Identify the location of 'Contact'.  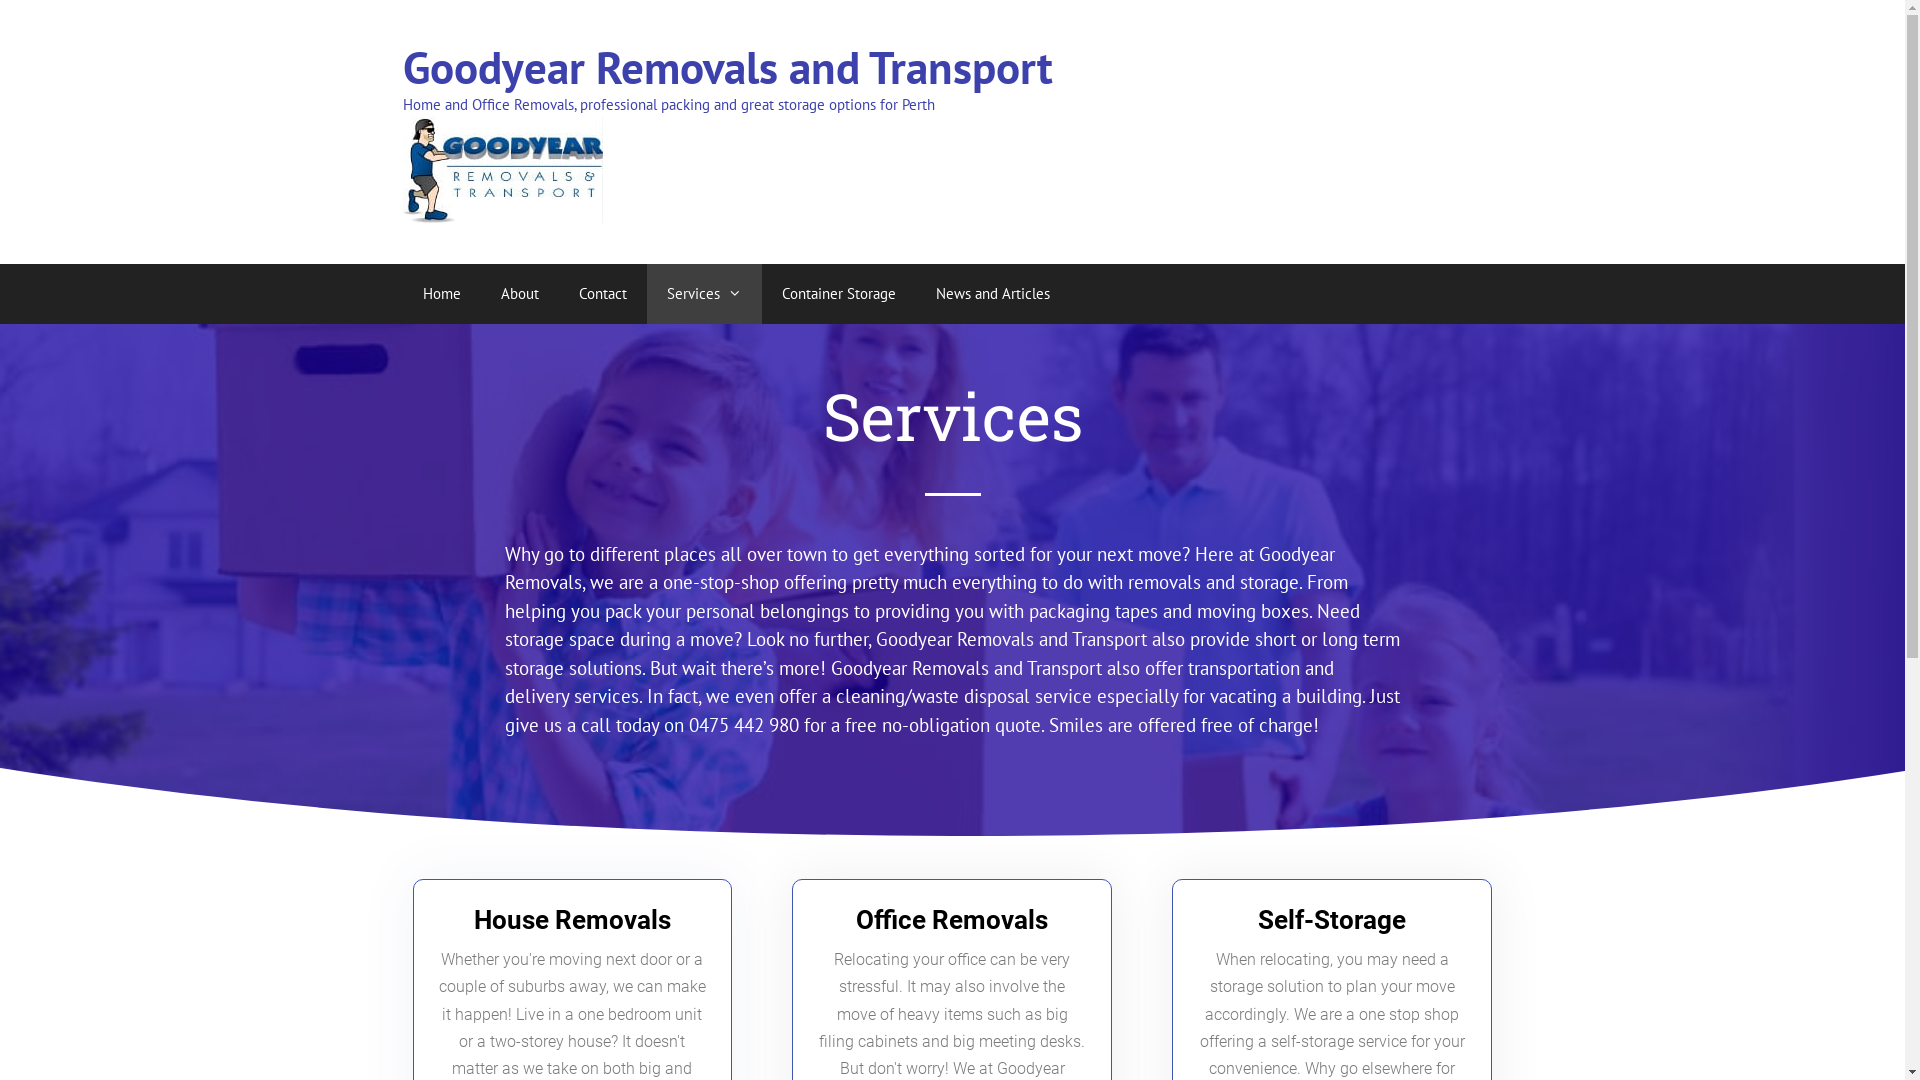
(600, 293).